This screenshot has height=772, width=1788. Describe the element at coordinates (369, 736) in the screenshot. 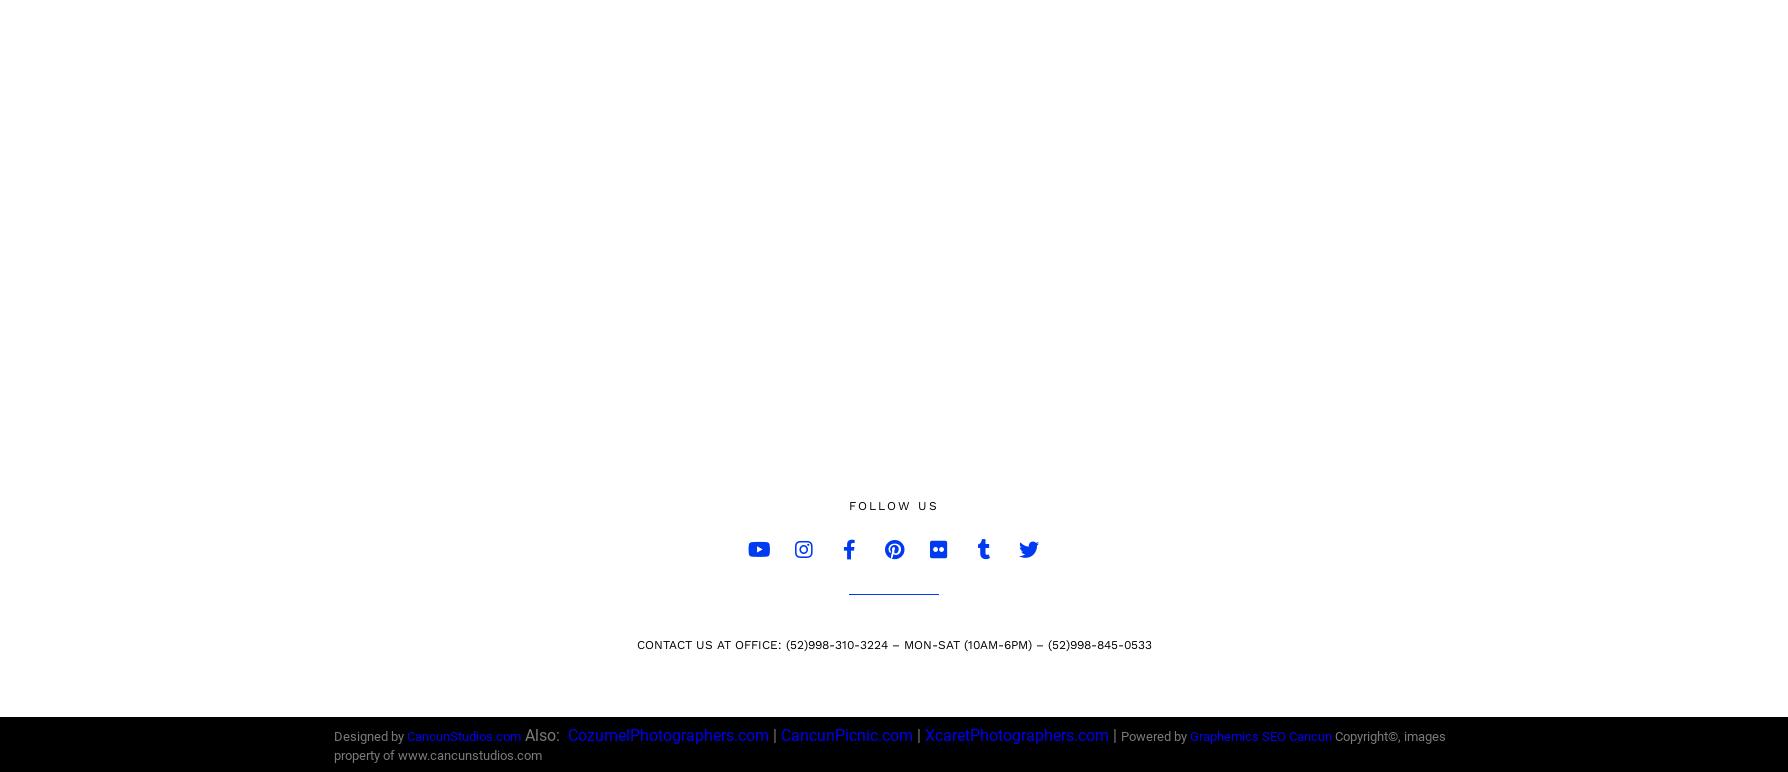

I see `'Designed by'` at that location.